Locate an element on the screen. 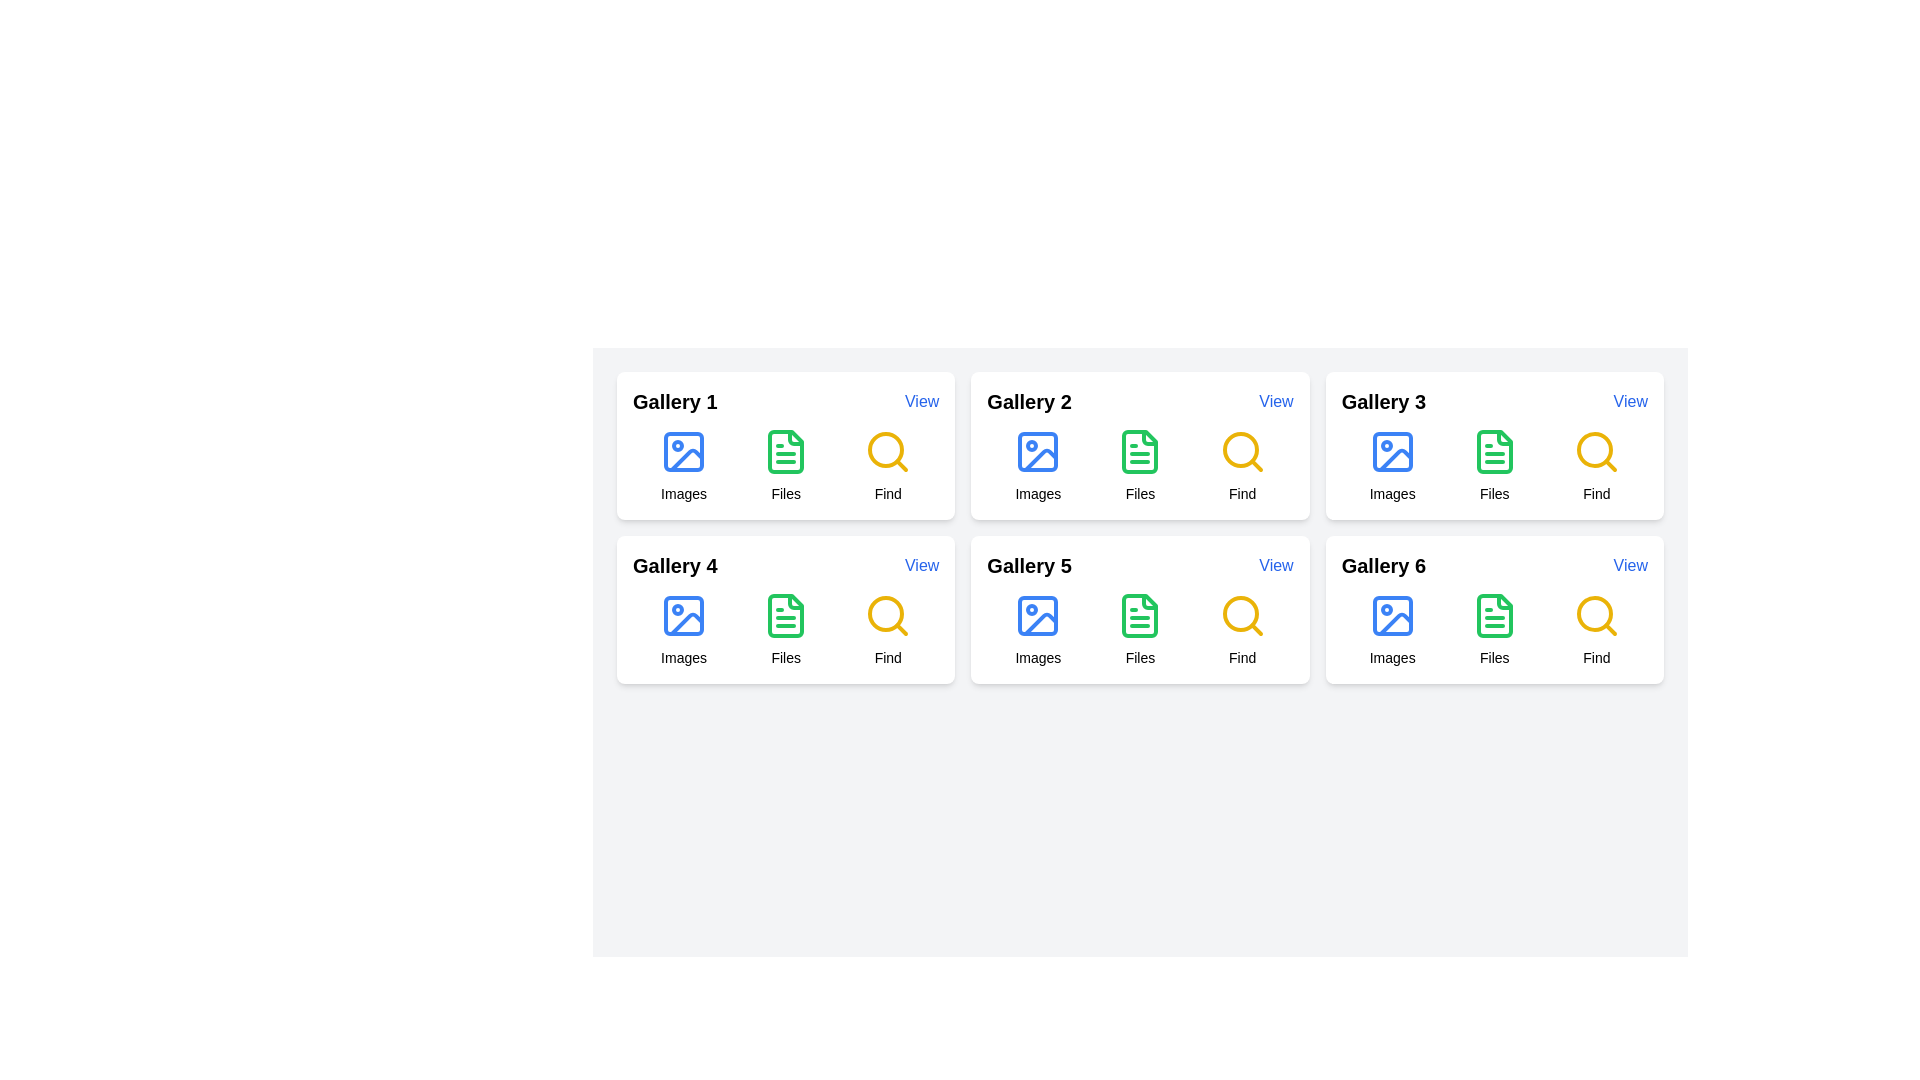  the blue underlined text link labeled 'View' located at the top-right corner of the 'Gallery 2' card is located at coordinates (1275, 401).